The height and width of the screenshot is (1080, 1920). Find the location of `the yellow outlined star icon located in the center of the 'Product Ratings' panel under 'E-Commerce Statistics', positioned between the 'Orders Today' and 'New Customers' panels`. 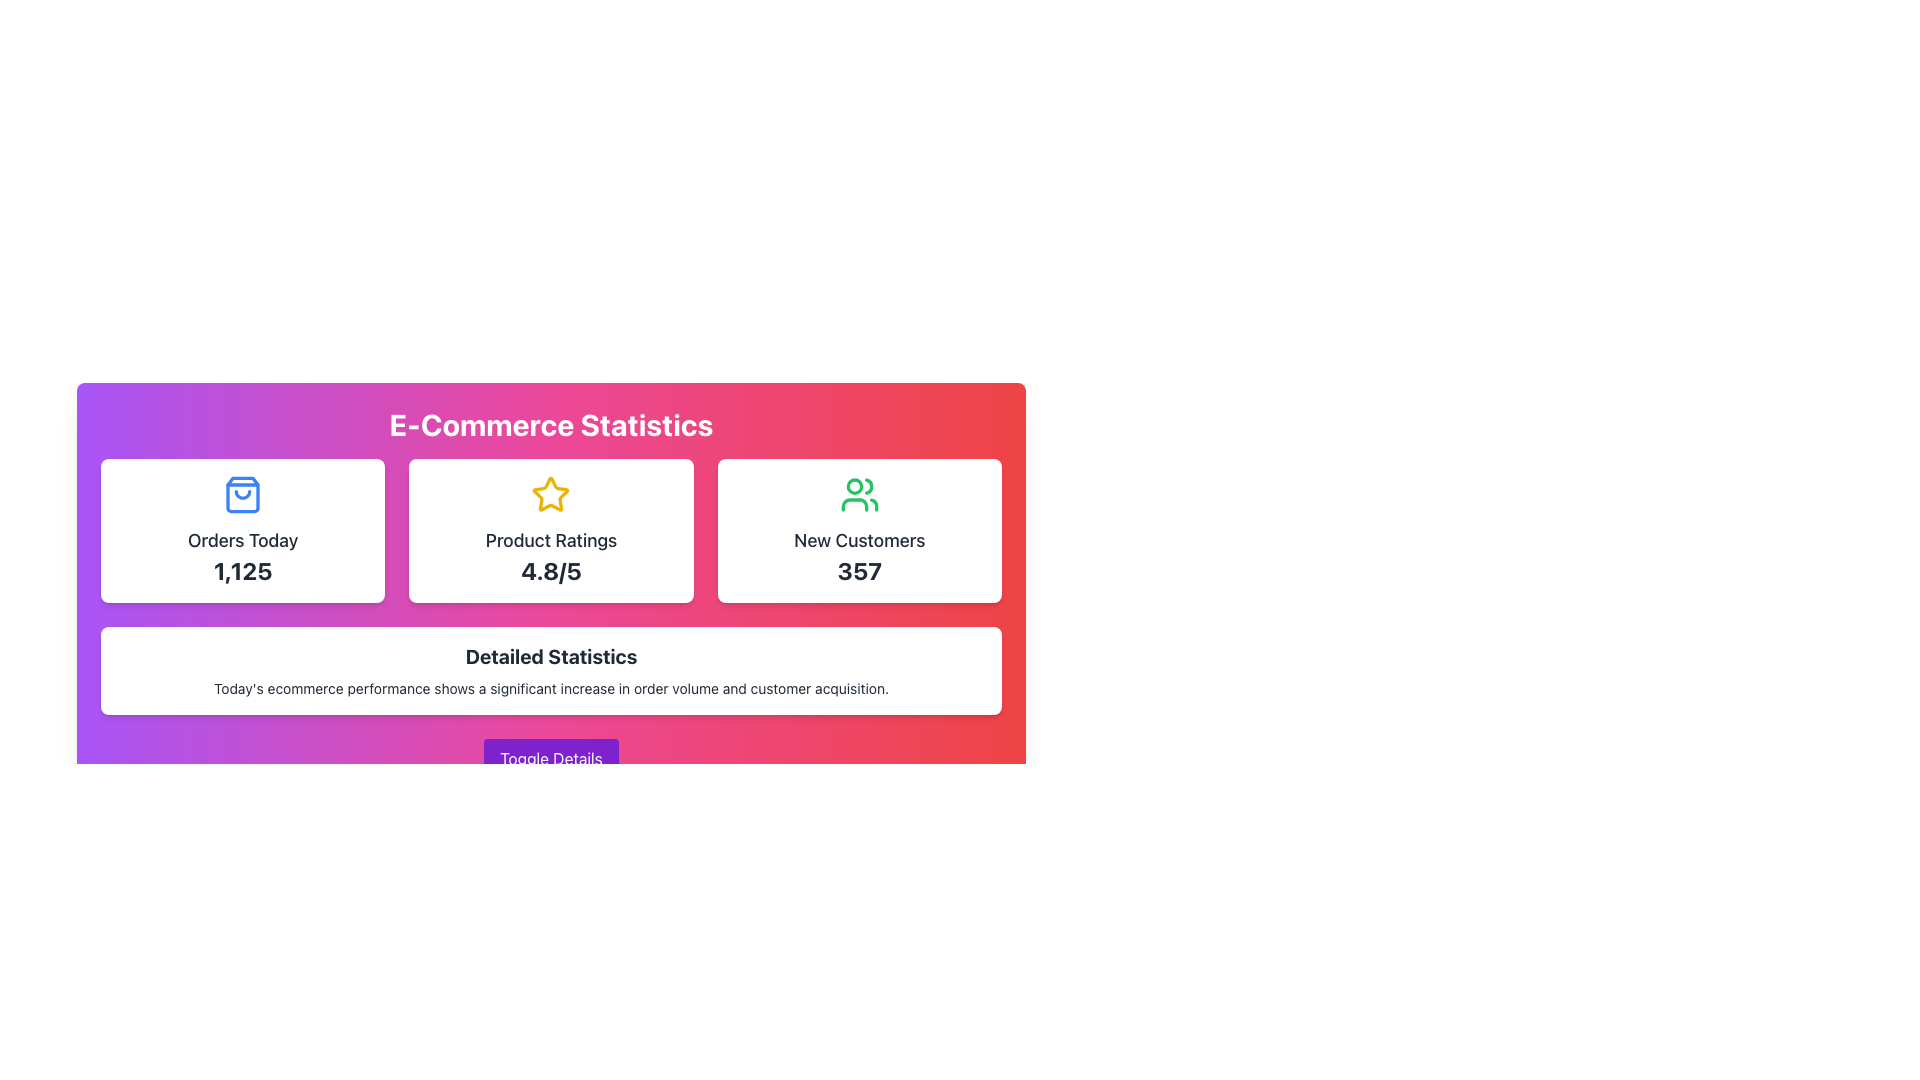

the yellow outlined star icon located in the center of the 'Product Ratings' panel under 'E-Commerce Statistics', positioned between the 'Orders Today' and 'New Customers' panels is located at coordinates (551, 494).